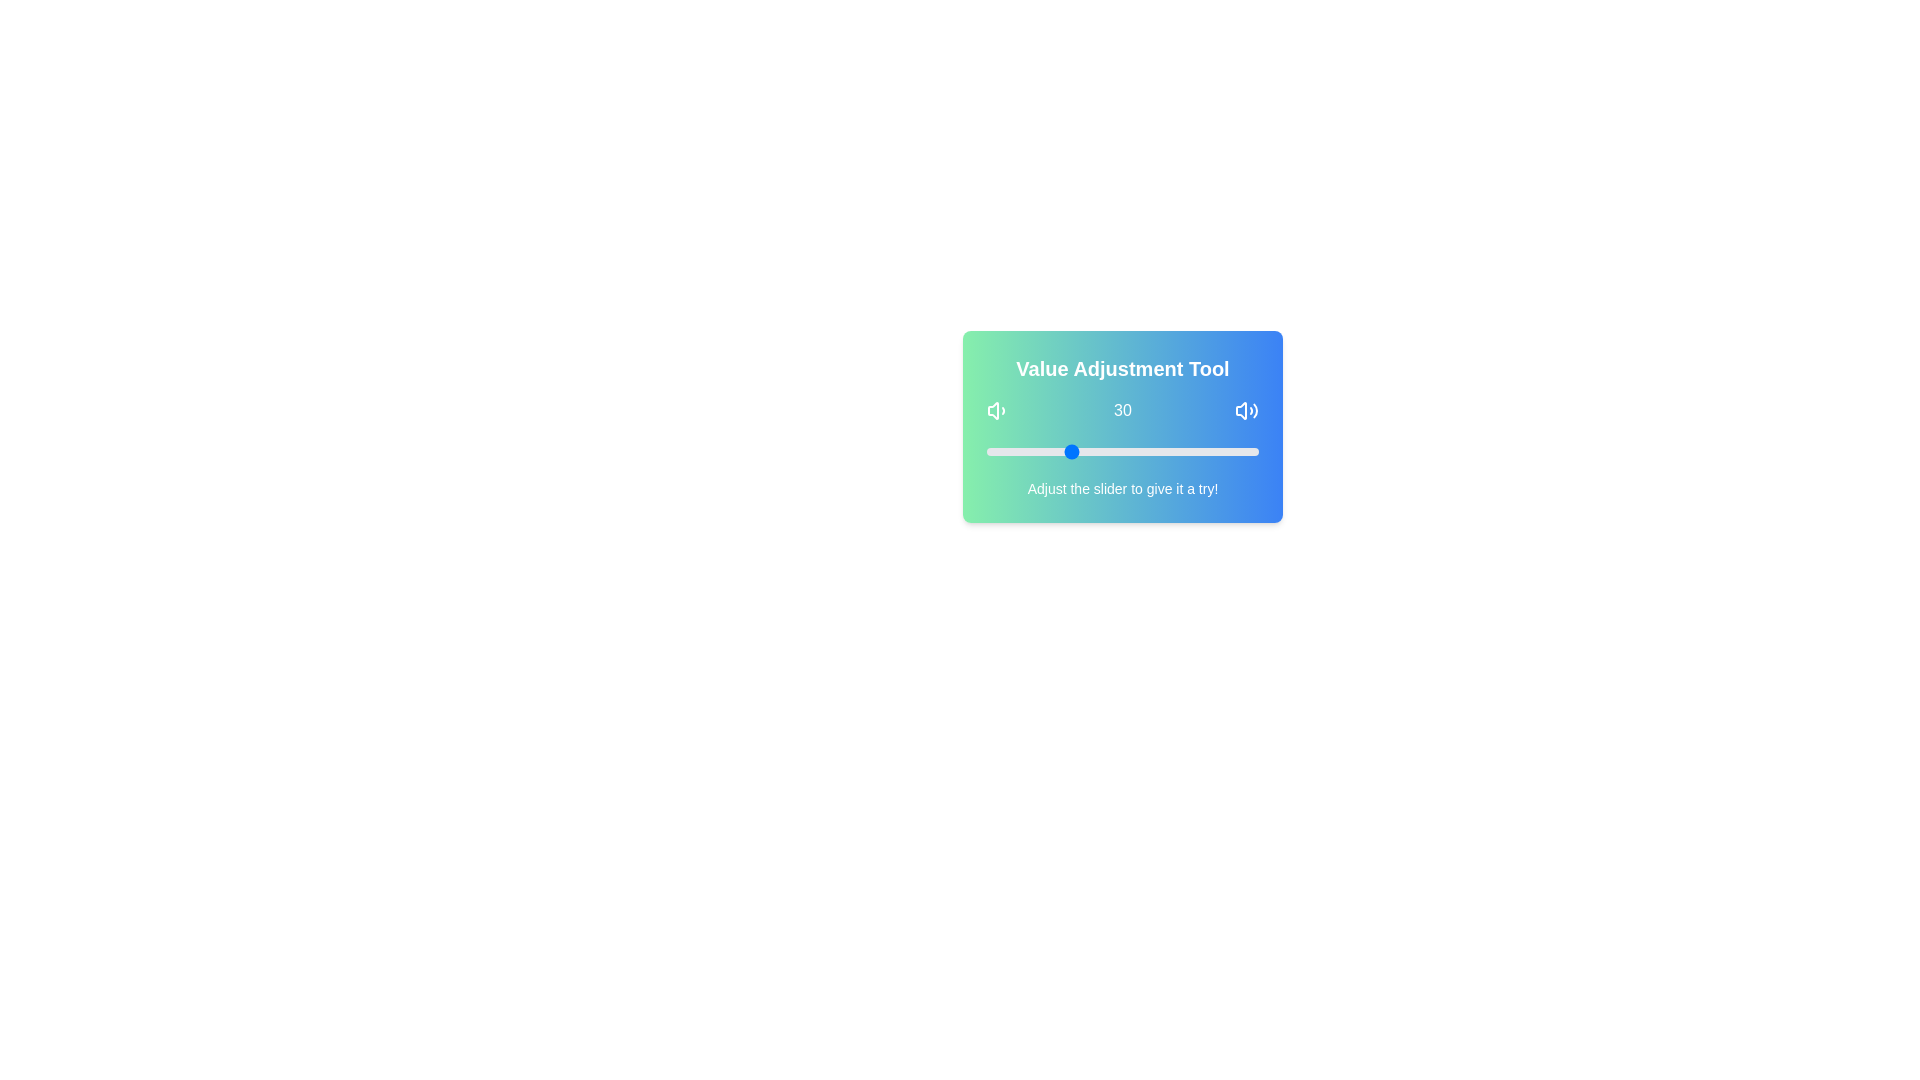  I want to click on the slider, so click(1171, 451).